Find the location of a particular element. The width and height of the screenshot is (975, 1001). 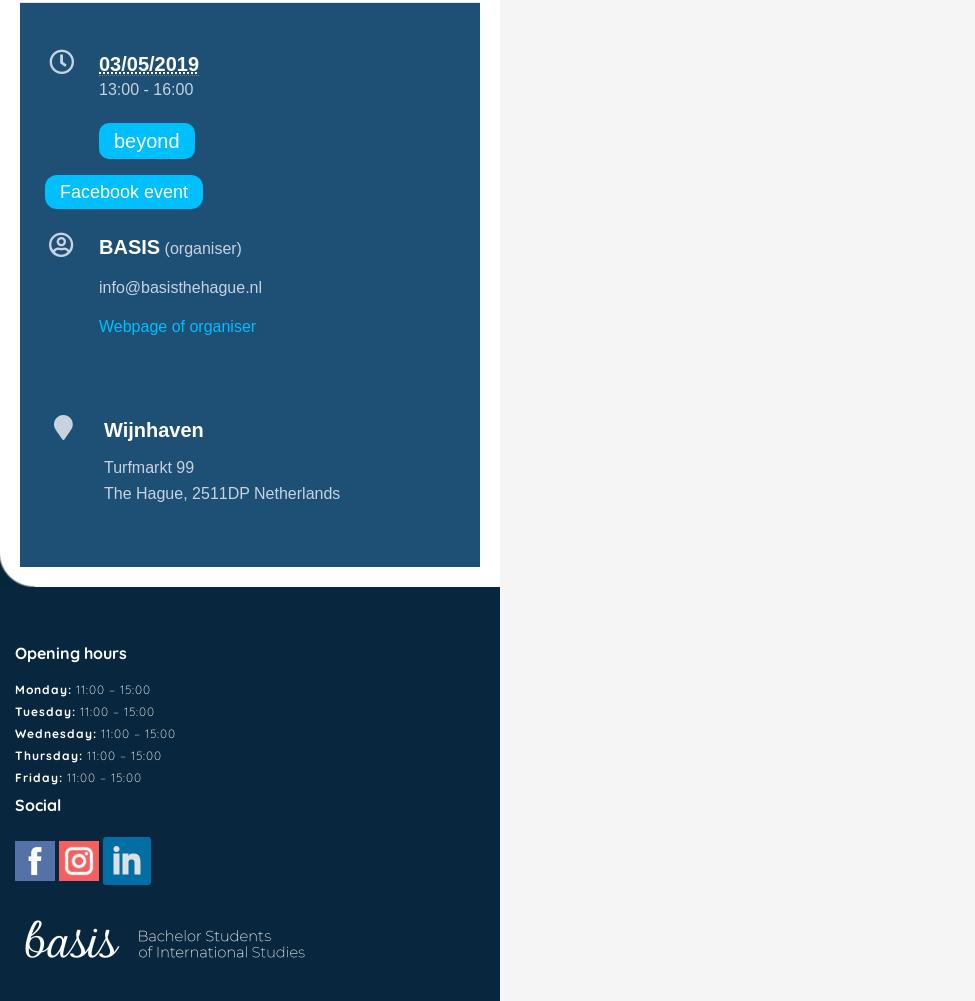

'Friday:' is located at coordinates (41, 777).